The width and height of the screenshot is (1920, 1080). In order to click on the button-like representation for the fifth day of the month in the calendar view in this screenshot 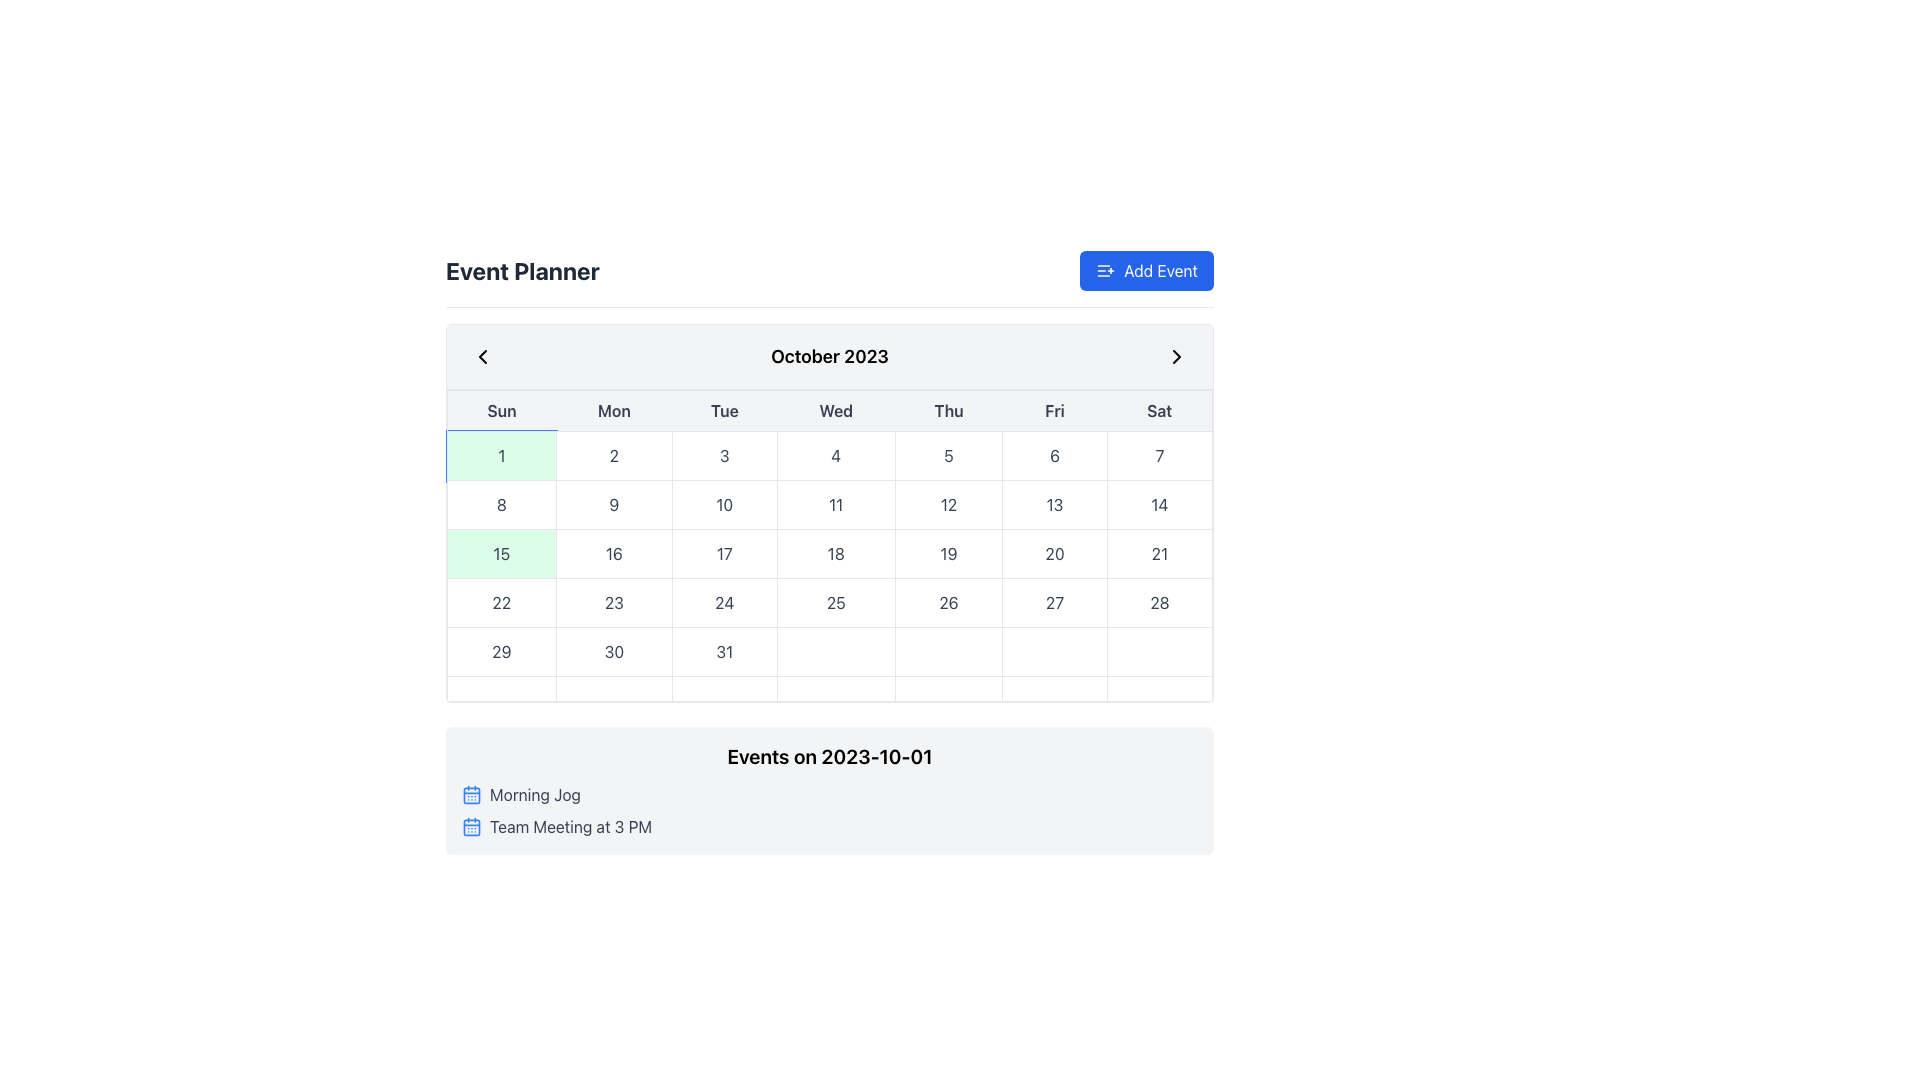, I will do `click(948, 455)`.